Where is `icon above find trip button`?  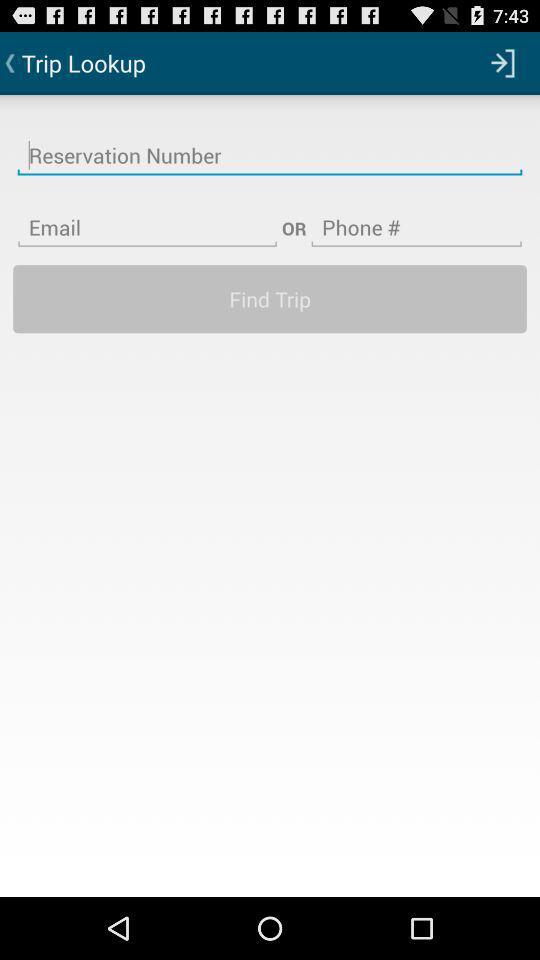
icon above find trip button is located at coordinates (146, 215).